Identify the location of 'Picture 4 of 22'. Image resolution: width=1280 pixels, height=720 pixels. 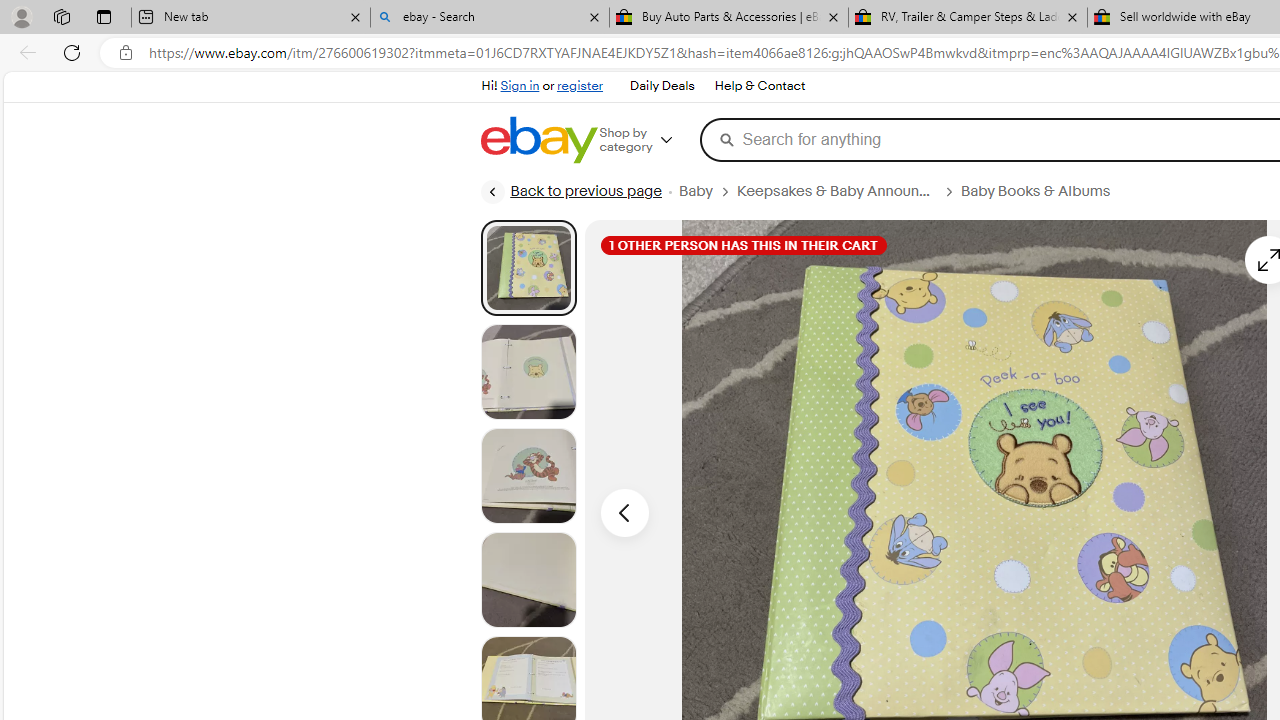
(528, 579).